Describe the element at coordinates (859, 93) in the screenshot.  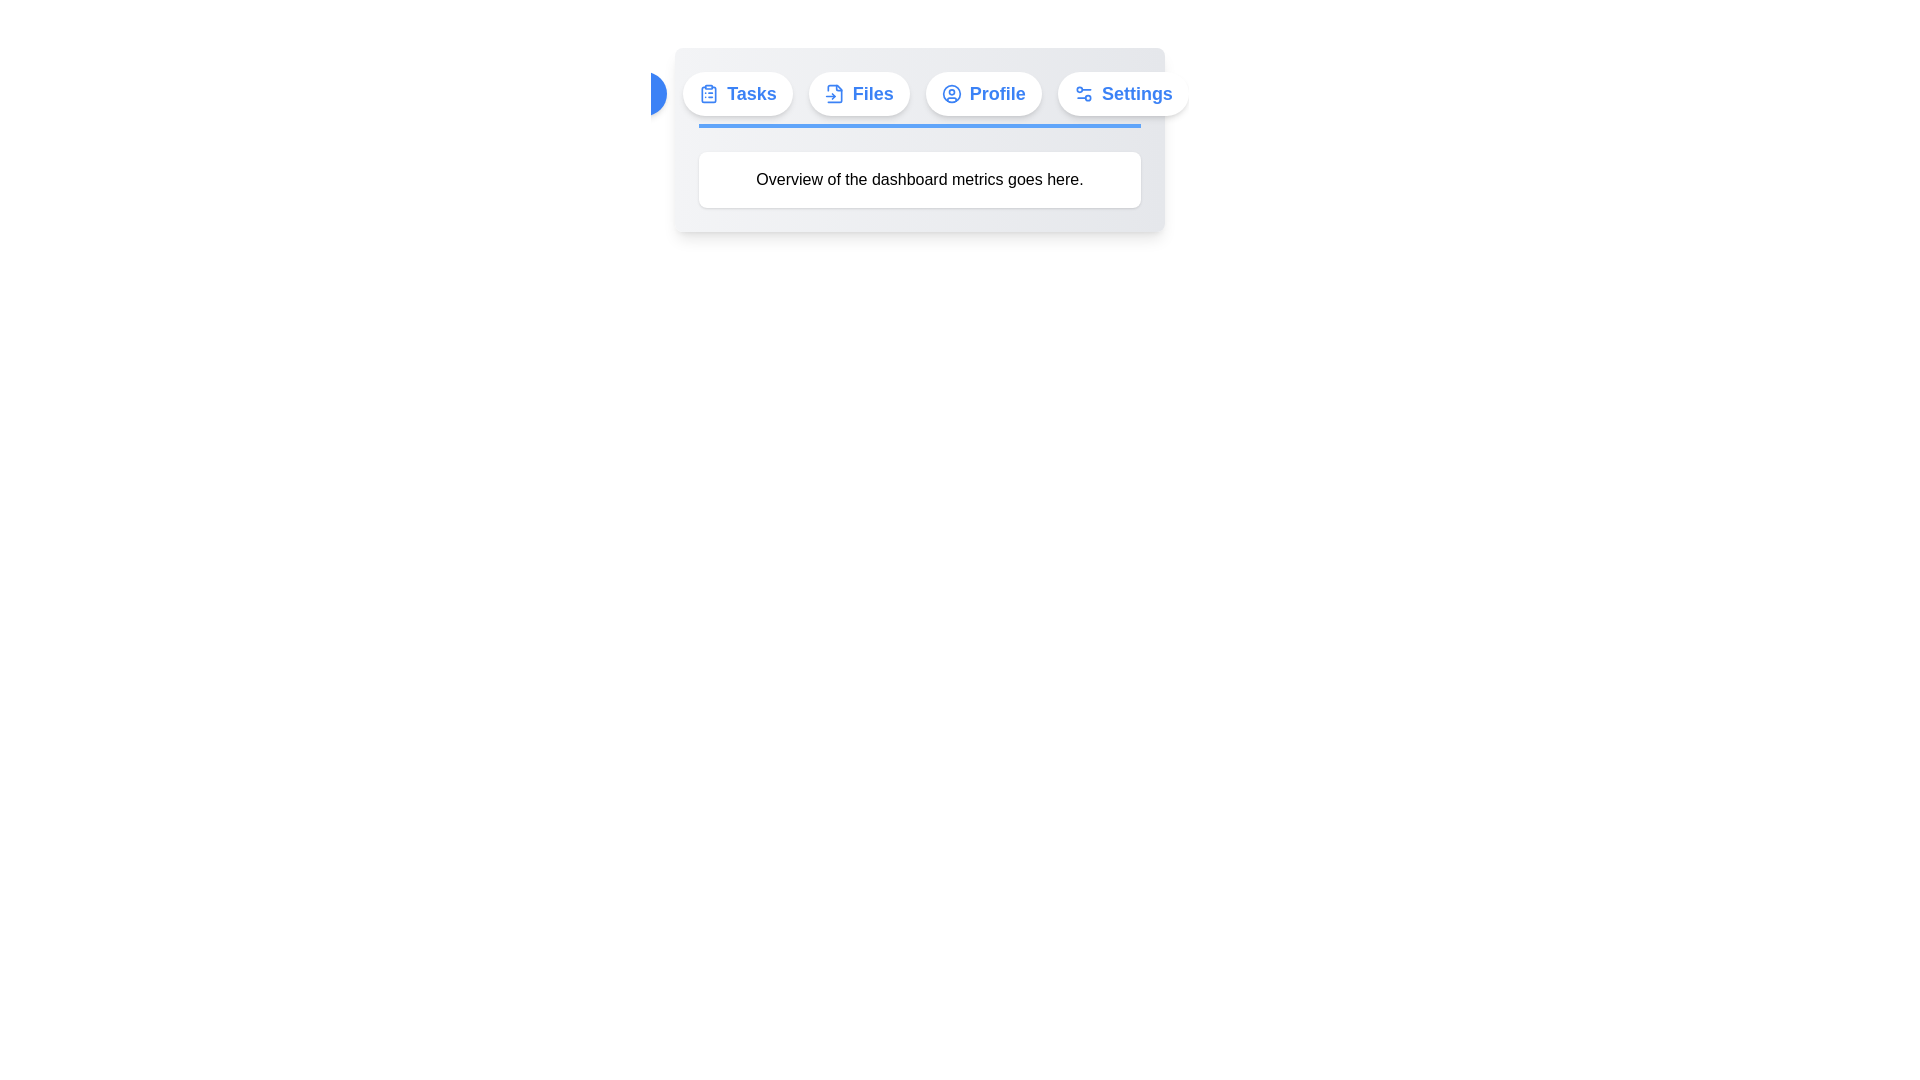
I see `the rounded button labeled 'Files' with a blue icon` at that location.